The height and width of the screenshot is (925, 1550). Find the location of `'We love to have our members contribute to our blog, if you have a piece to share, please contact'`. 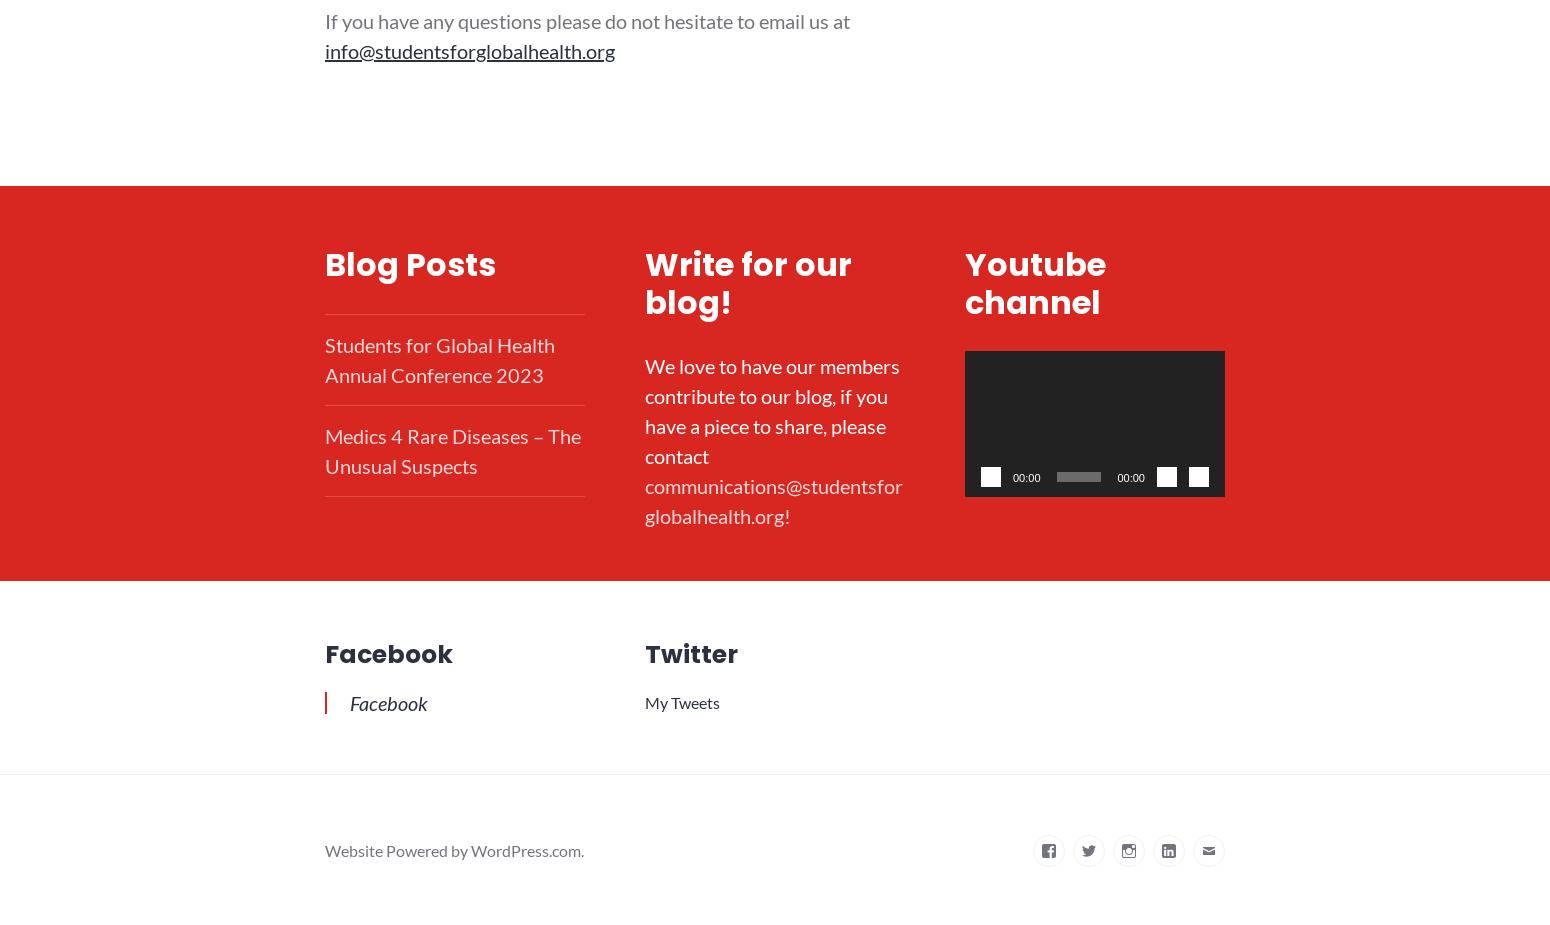

'We love to have our members contribute to our blog, if you have a piece to share, please contact' is located at coordinates (643, 409).